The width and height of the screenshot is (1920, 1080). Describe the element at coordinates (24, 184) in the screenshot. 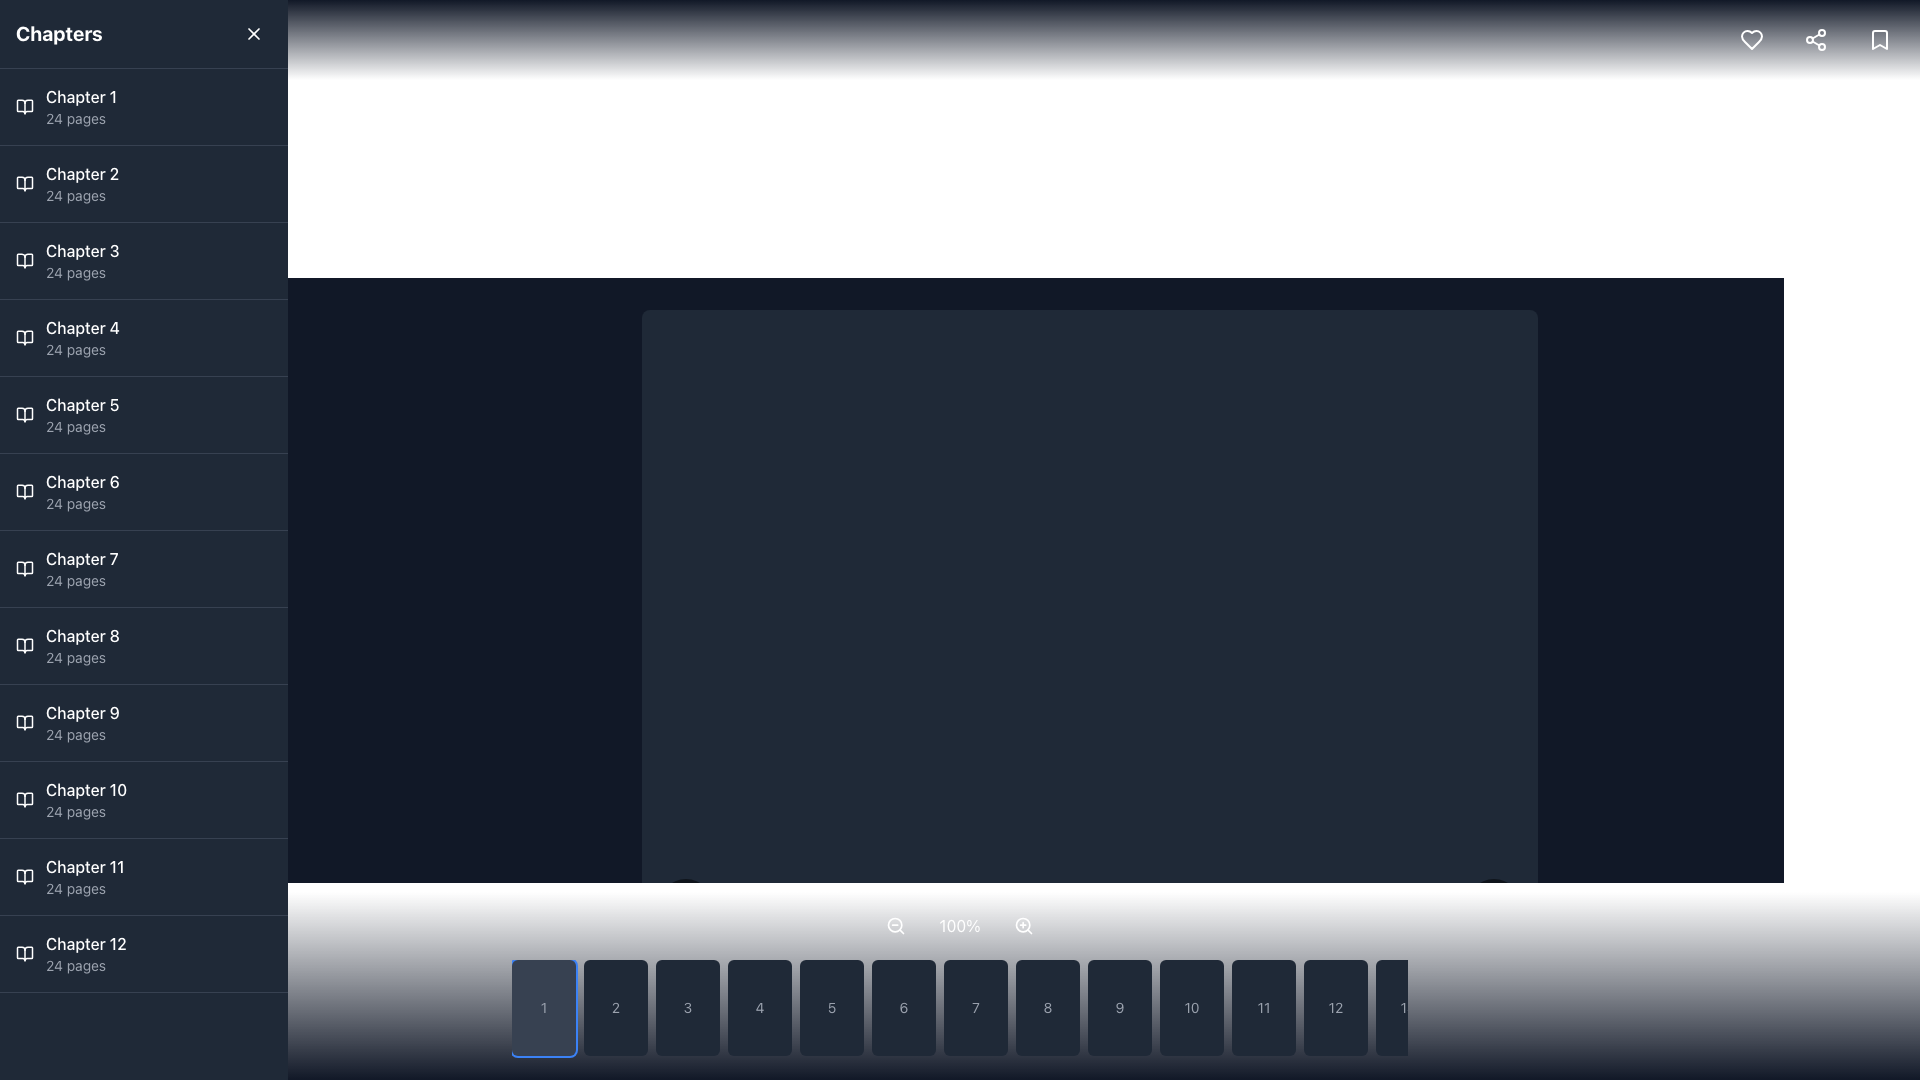

I see `the open book icon, which is the second icon in the vertical list of chapters, located to the left of the text 'Chapter 2'` at that location.